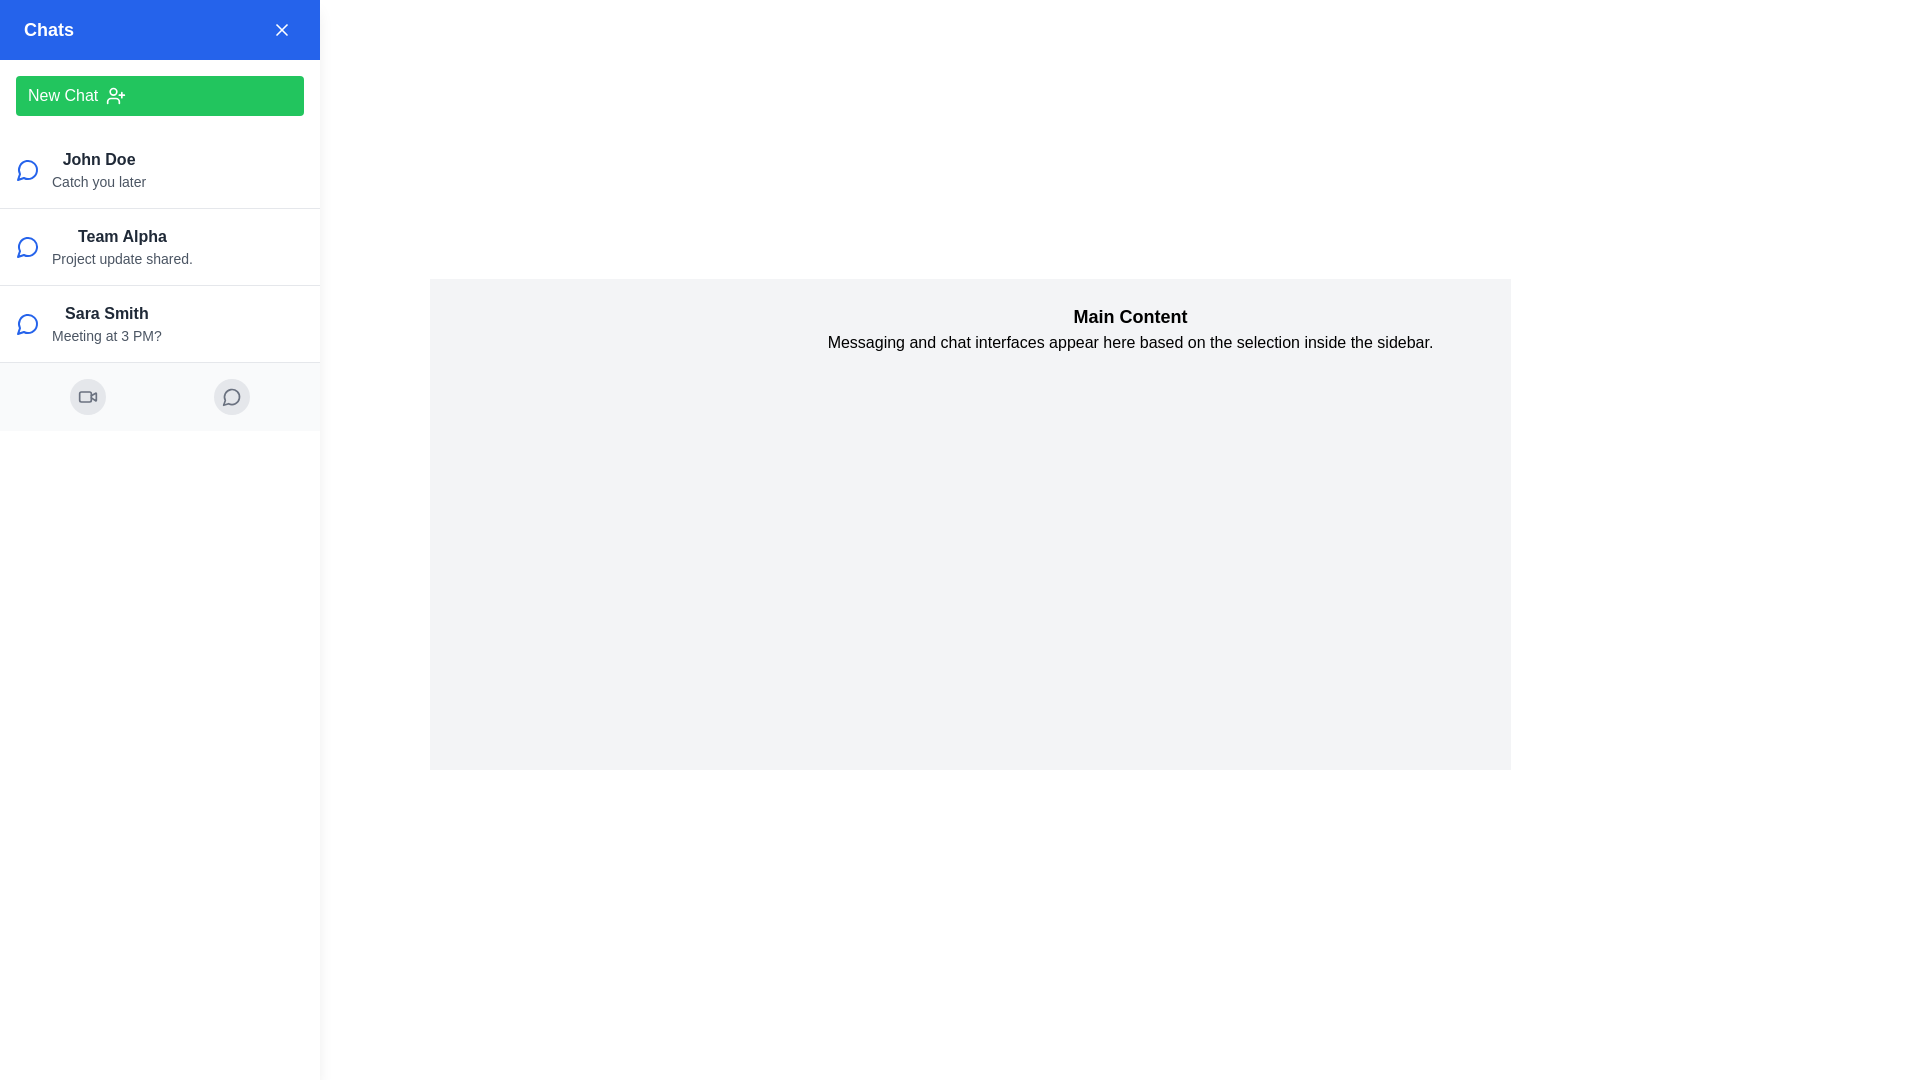 The height and width of the screenshot is (1080, 1920). What do you see at coordinates (1130, 315) in the screenshot?
I see `the 'Main Content' heading, which is a bold, large text styled as a headline located in the upper central part of the content area` at bounding box center [1130, 315].